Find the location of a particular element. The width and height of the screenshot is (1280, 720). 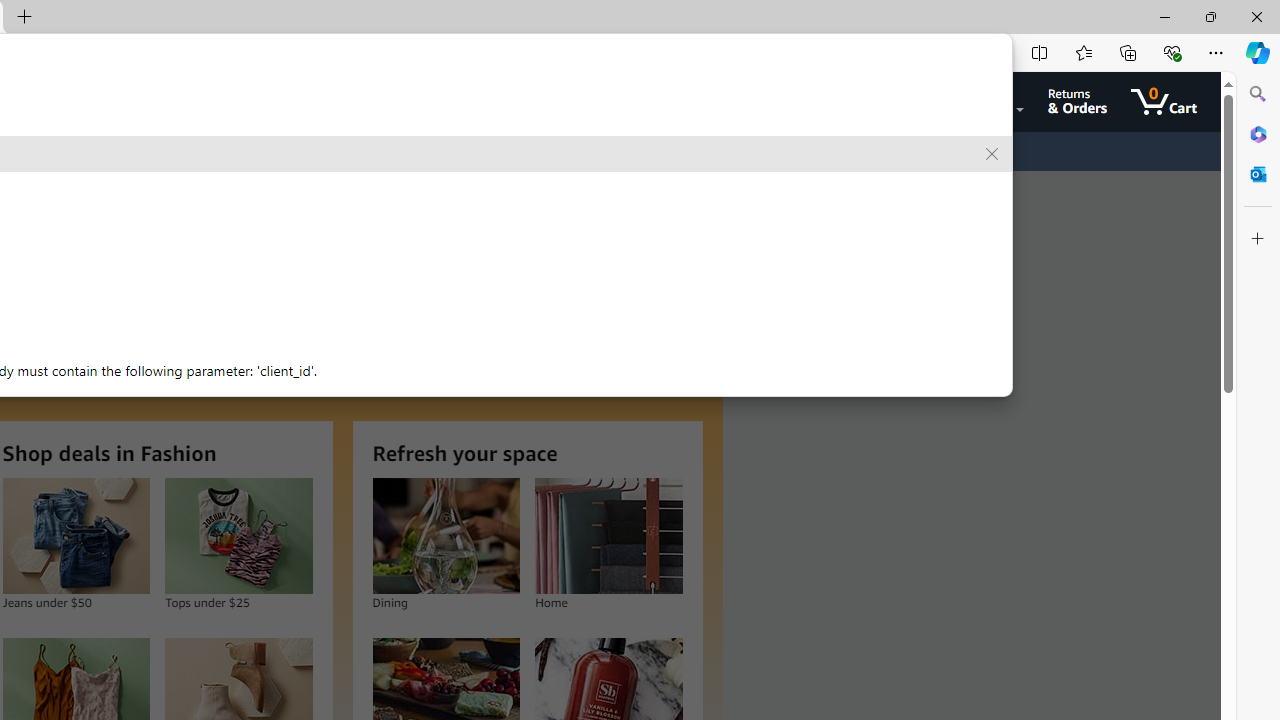

'Tops under $25' is located at coordinates (238, 535).